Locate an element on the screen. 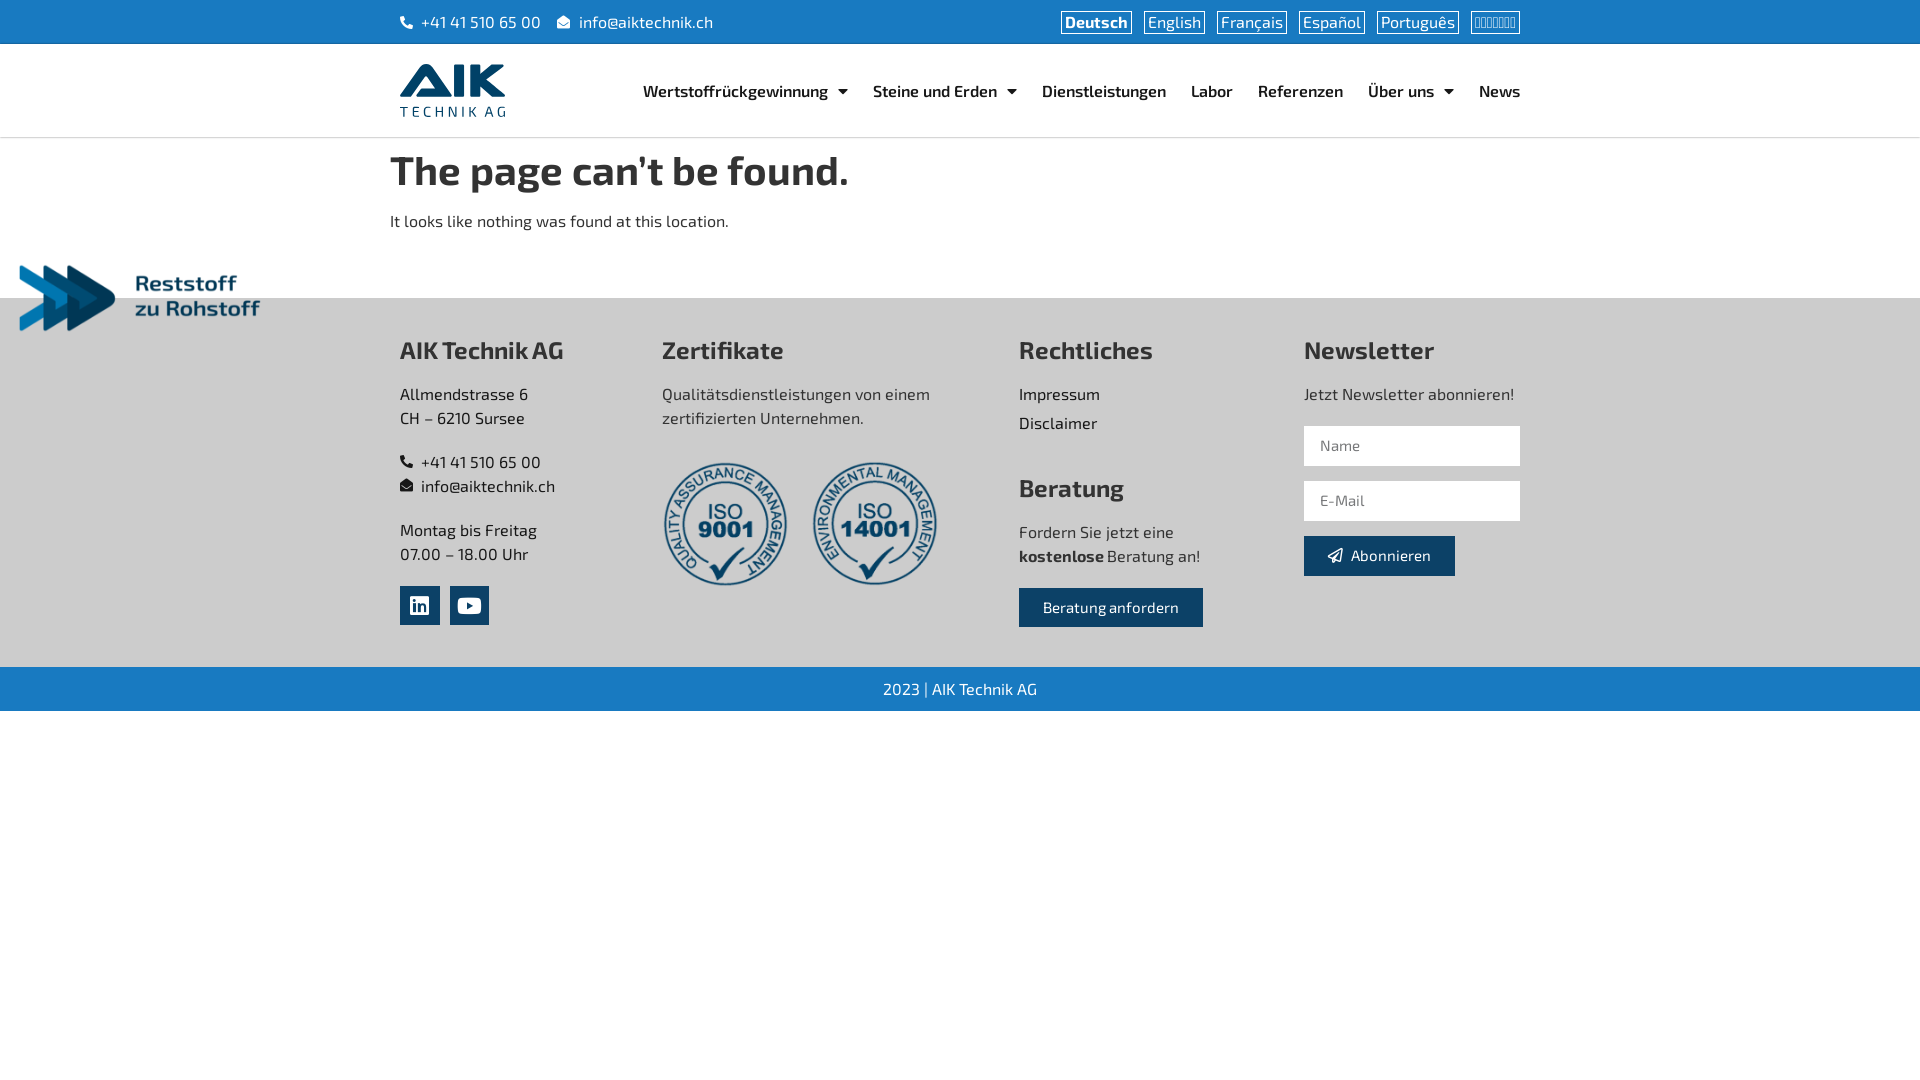 The width and height of the screenshot is (1920, 1080). 'info@aiktechnik.ch' is located at coordinates (521, 486).